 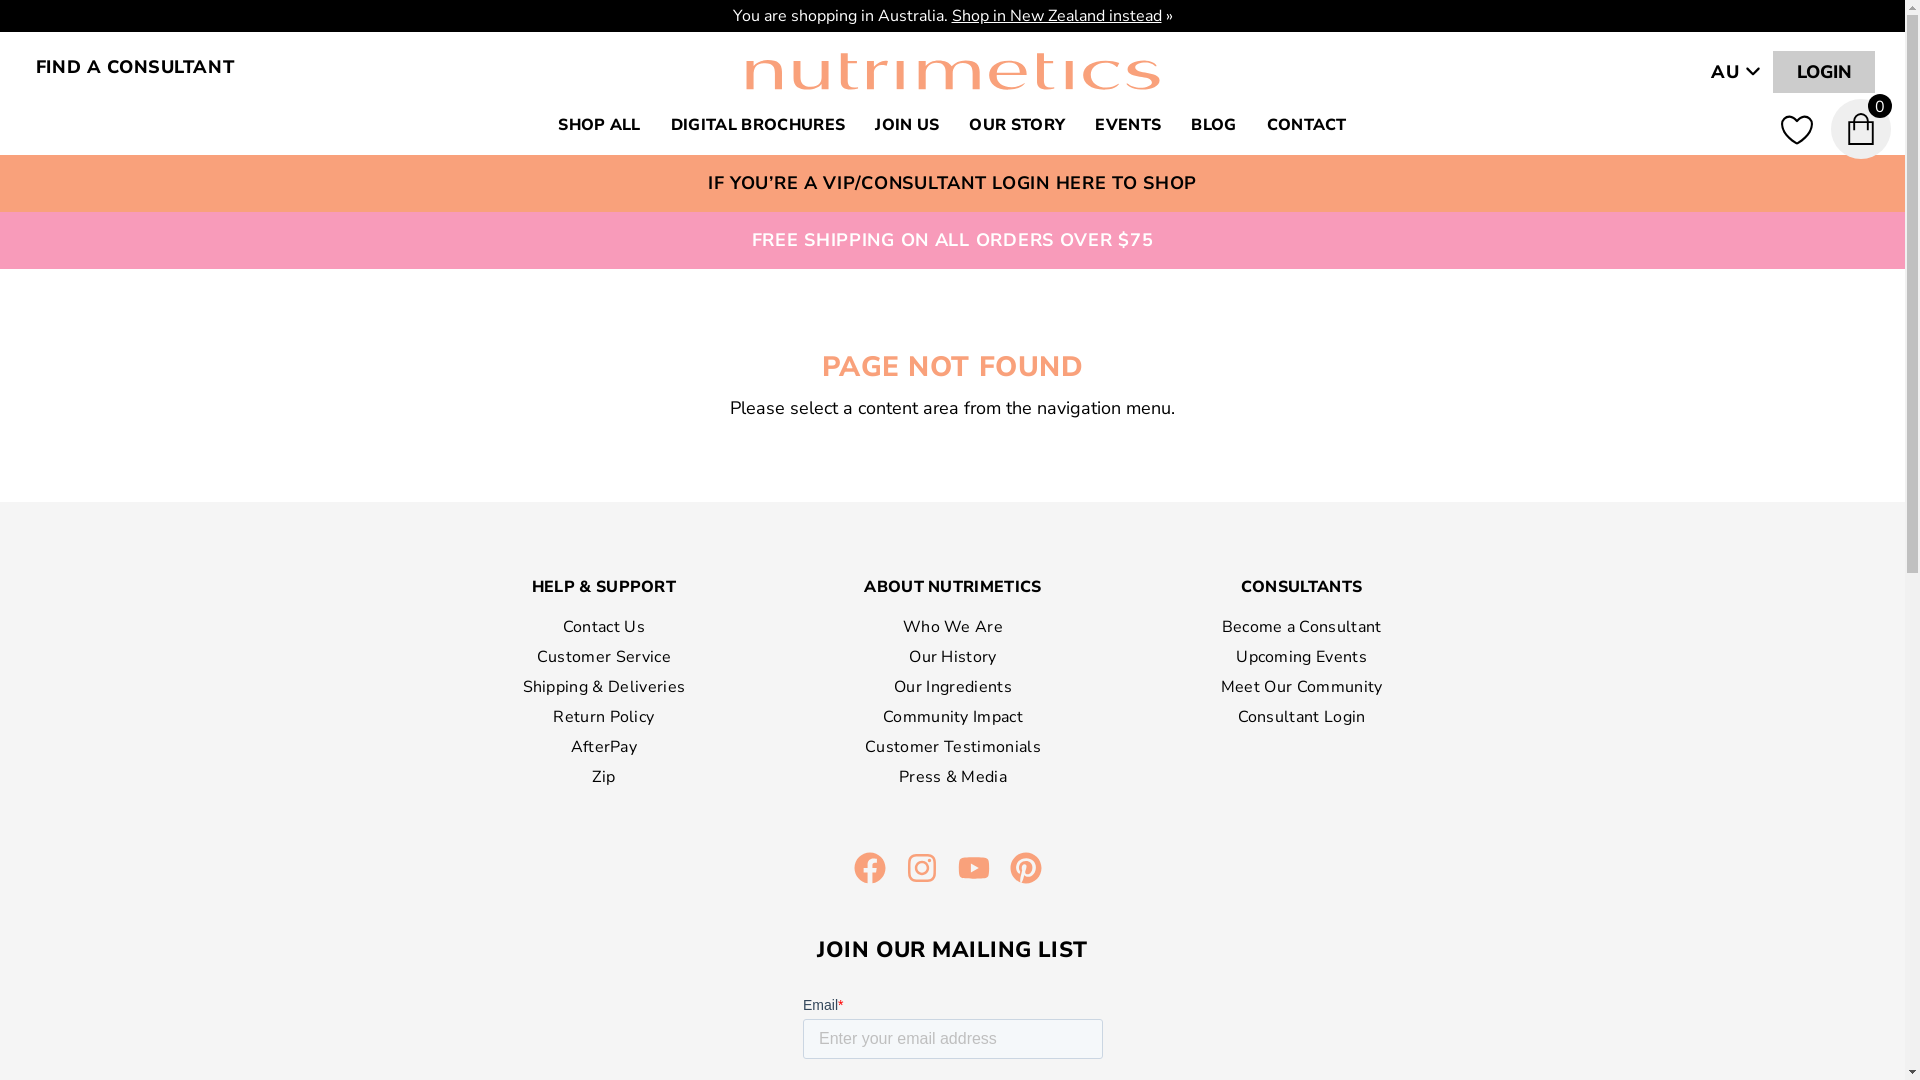 What do you see at coordinates (951, 626) in the screenshot?
I see `'Who We Are'` at bounding box center [951, 626].